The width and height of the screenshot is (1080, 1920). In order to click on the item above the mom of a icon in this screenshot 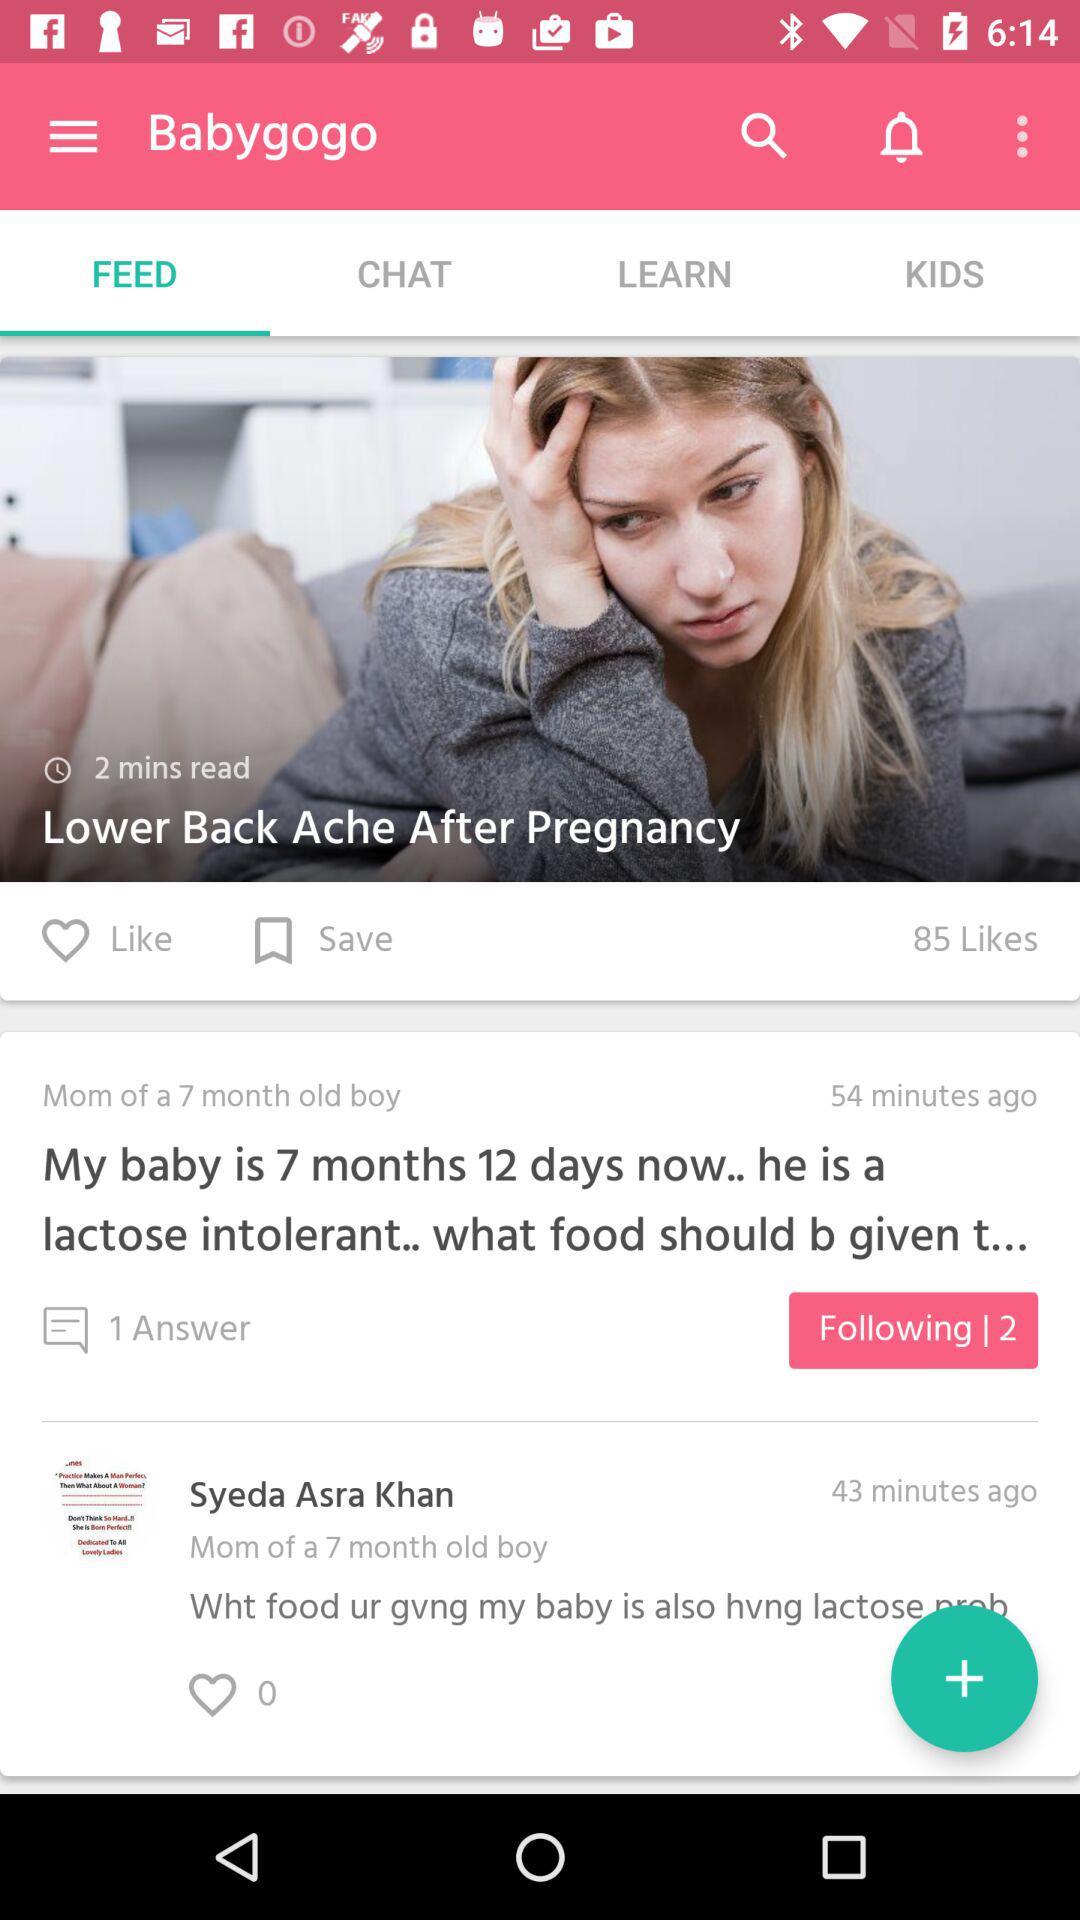, I will do `click(320, 1497)`.